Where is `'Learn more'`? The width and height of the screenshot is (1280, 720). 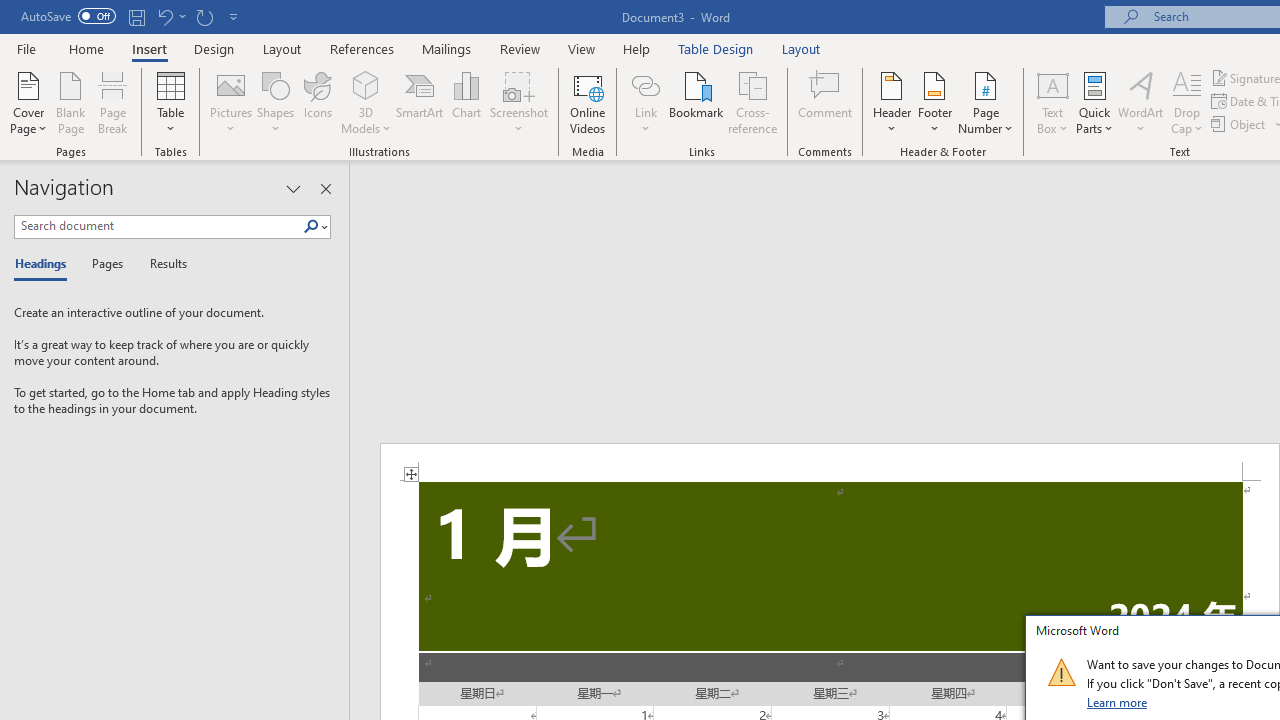
'Learn more' is located at coordinates (1117, 701).